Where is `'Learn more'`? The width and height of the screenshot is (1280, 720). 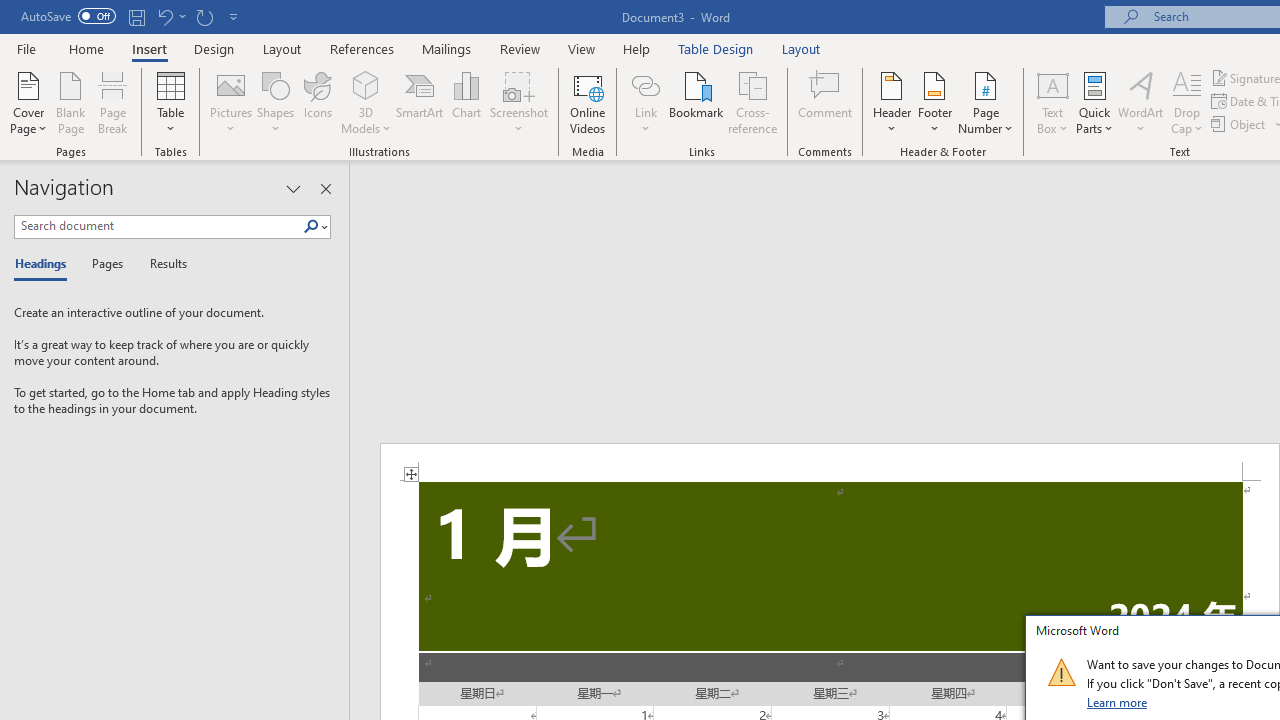
'Learn more' is located at coordinates (1117, 701).